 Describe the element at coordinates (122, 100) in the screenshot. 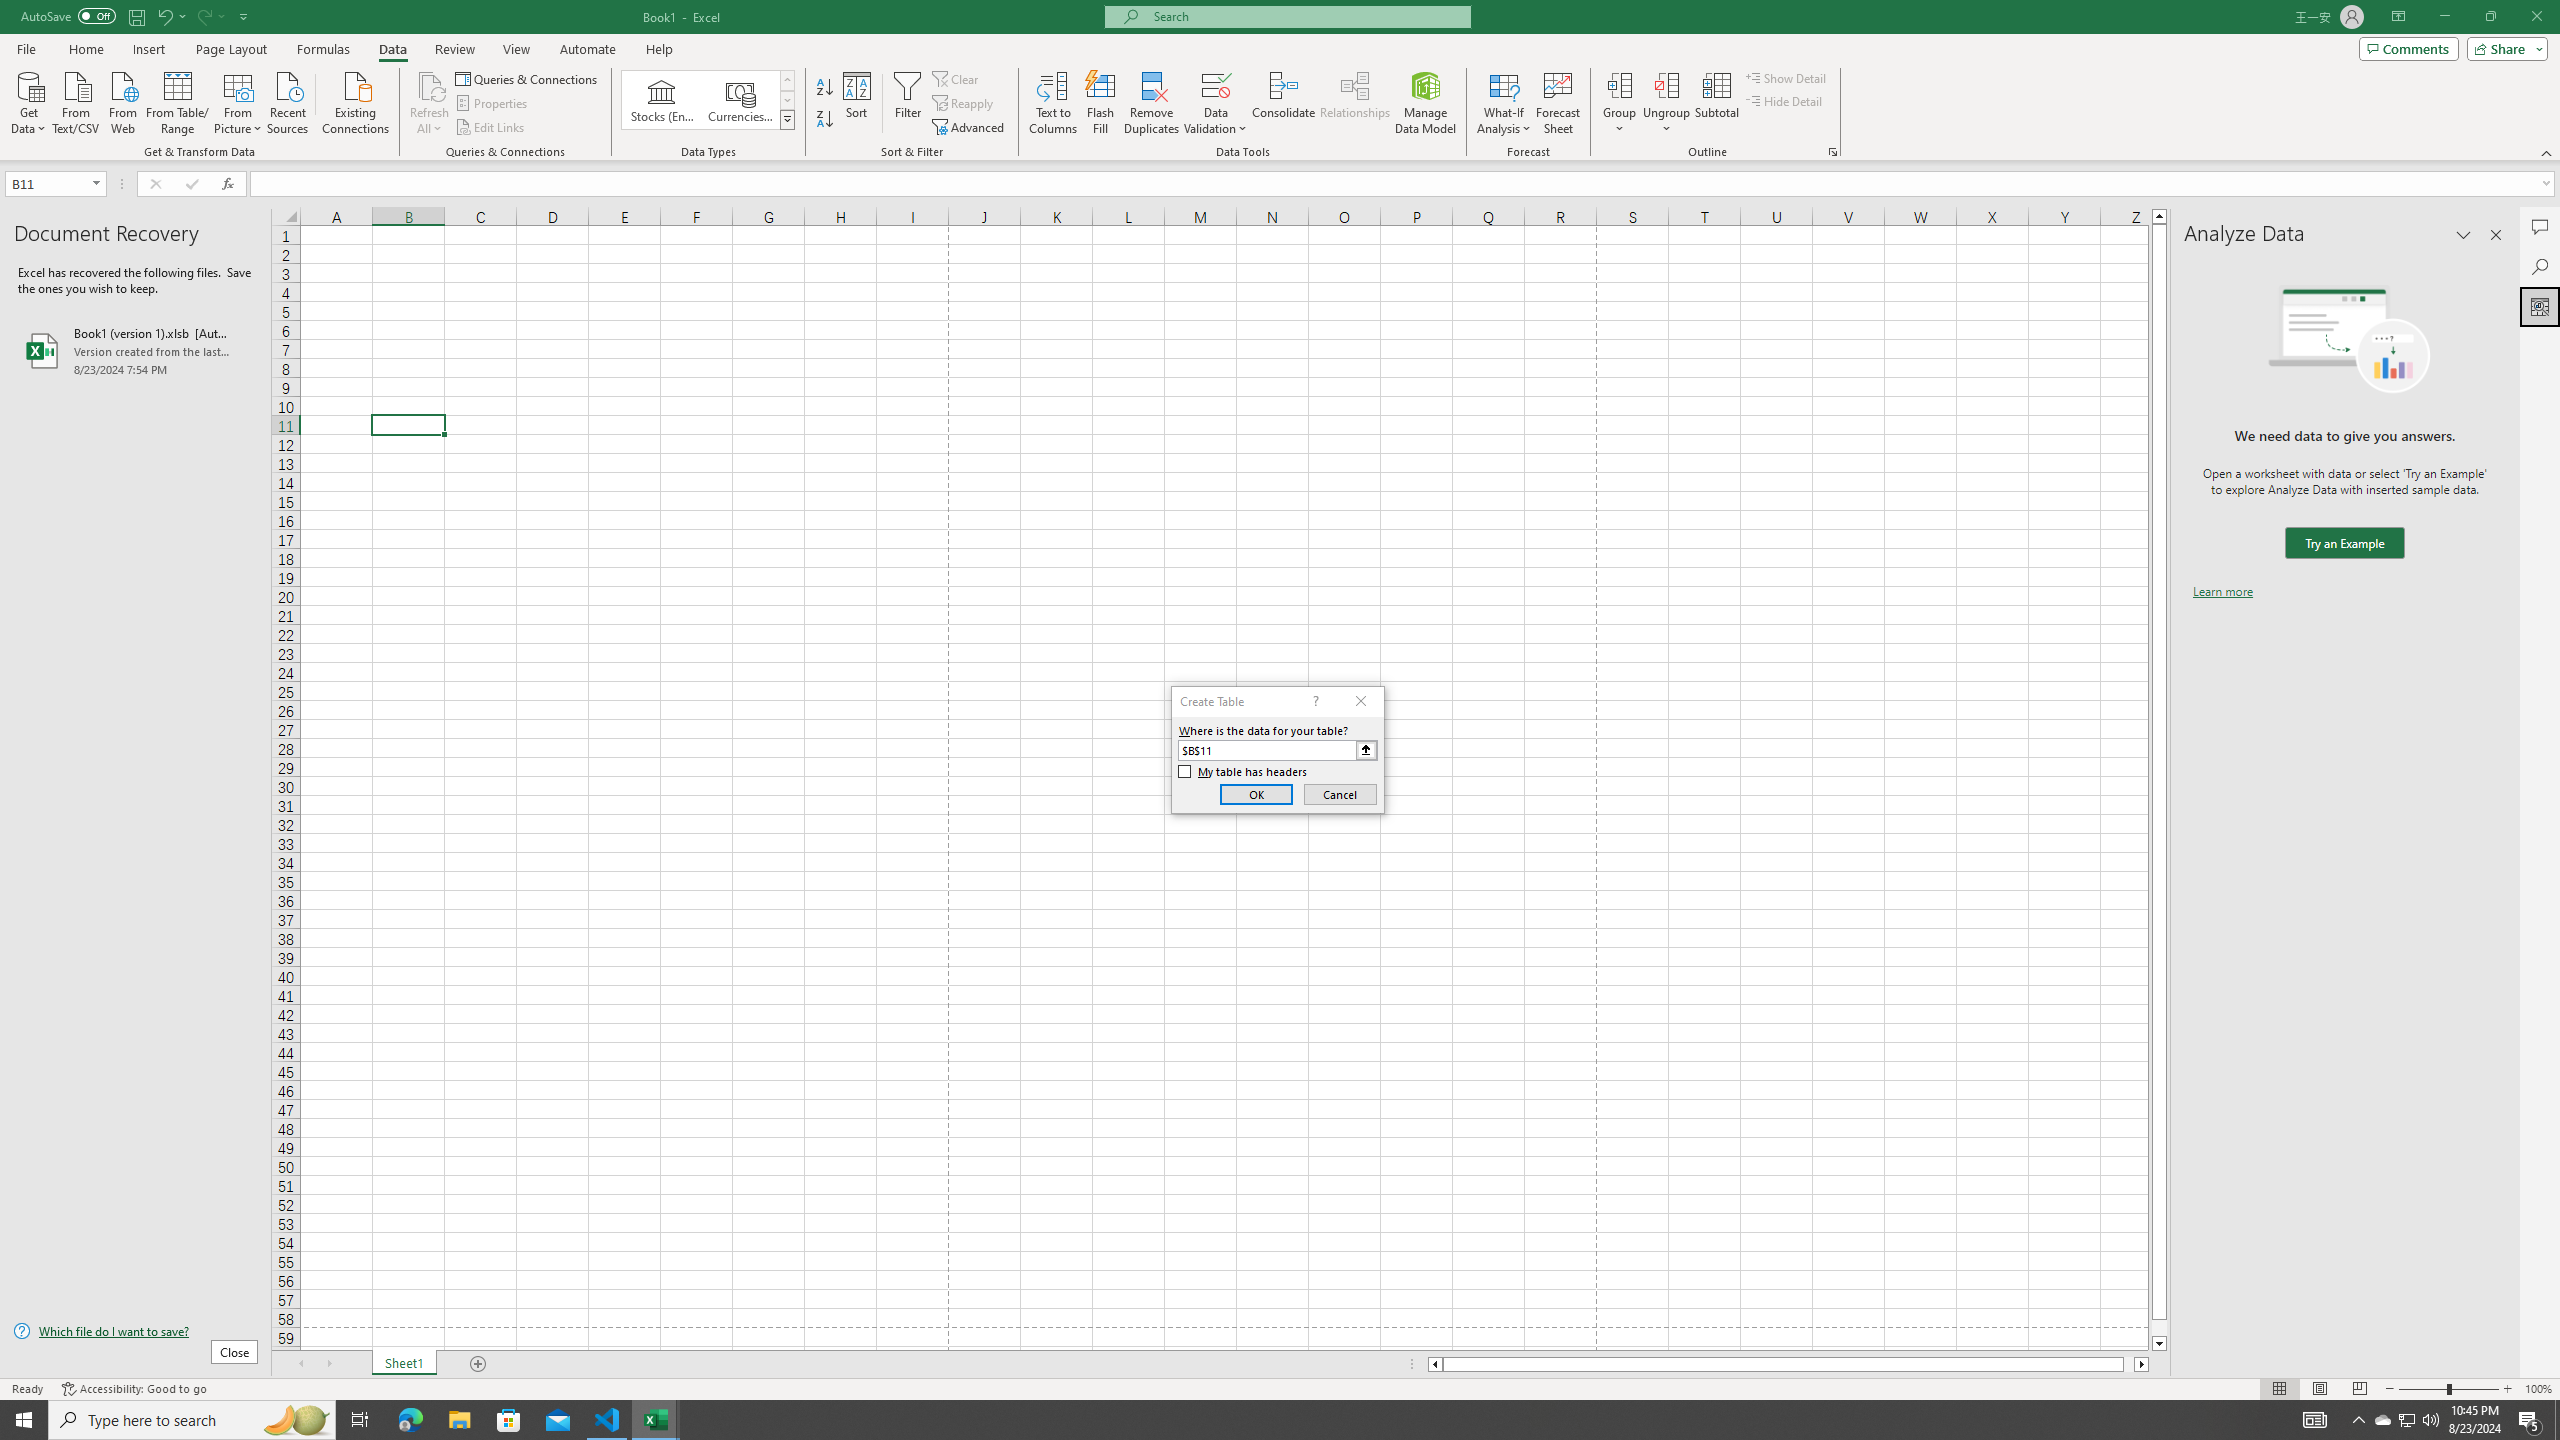

I see `'From Web'` at that location.